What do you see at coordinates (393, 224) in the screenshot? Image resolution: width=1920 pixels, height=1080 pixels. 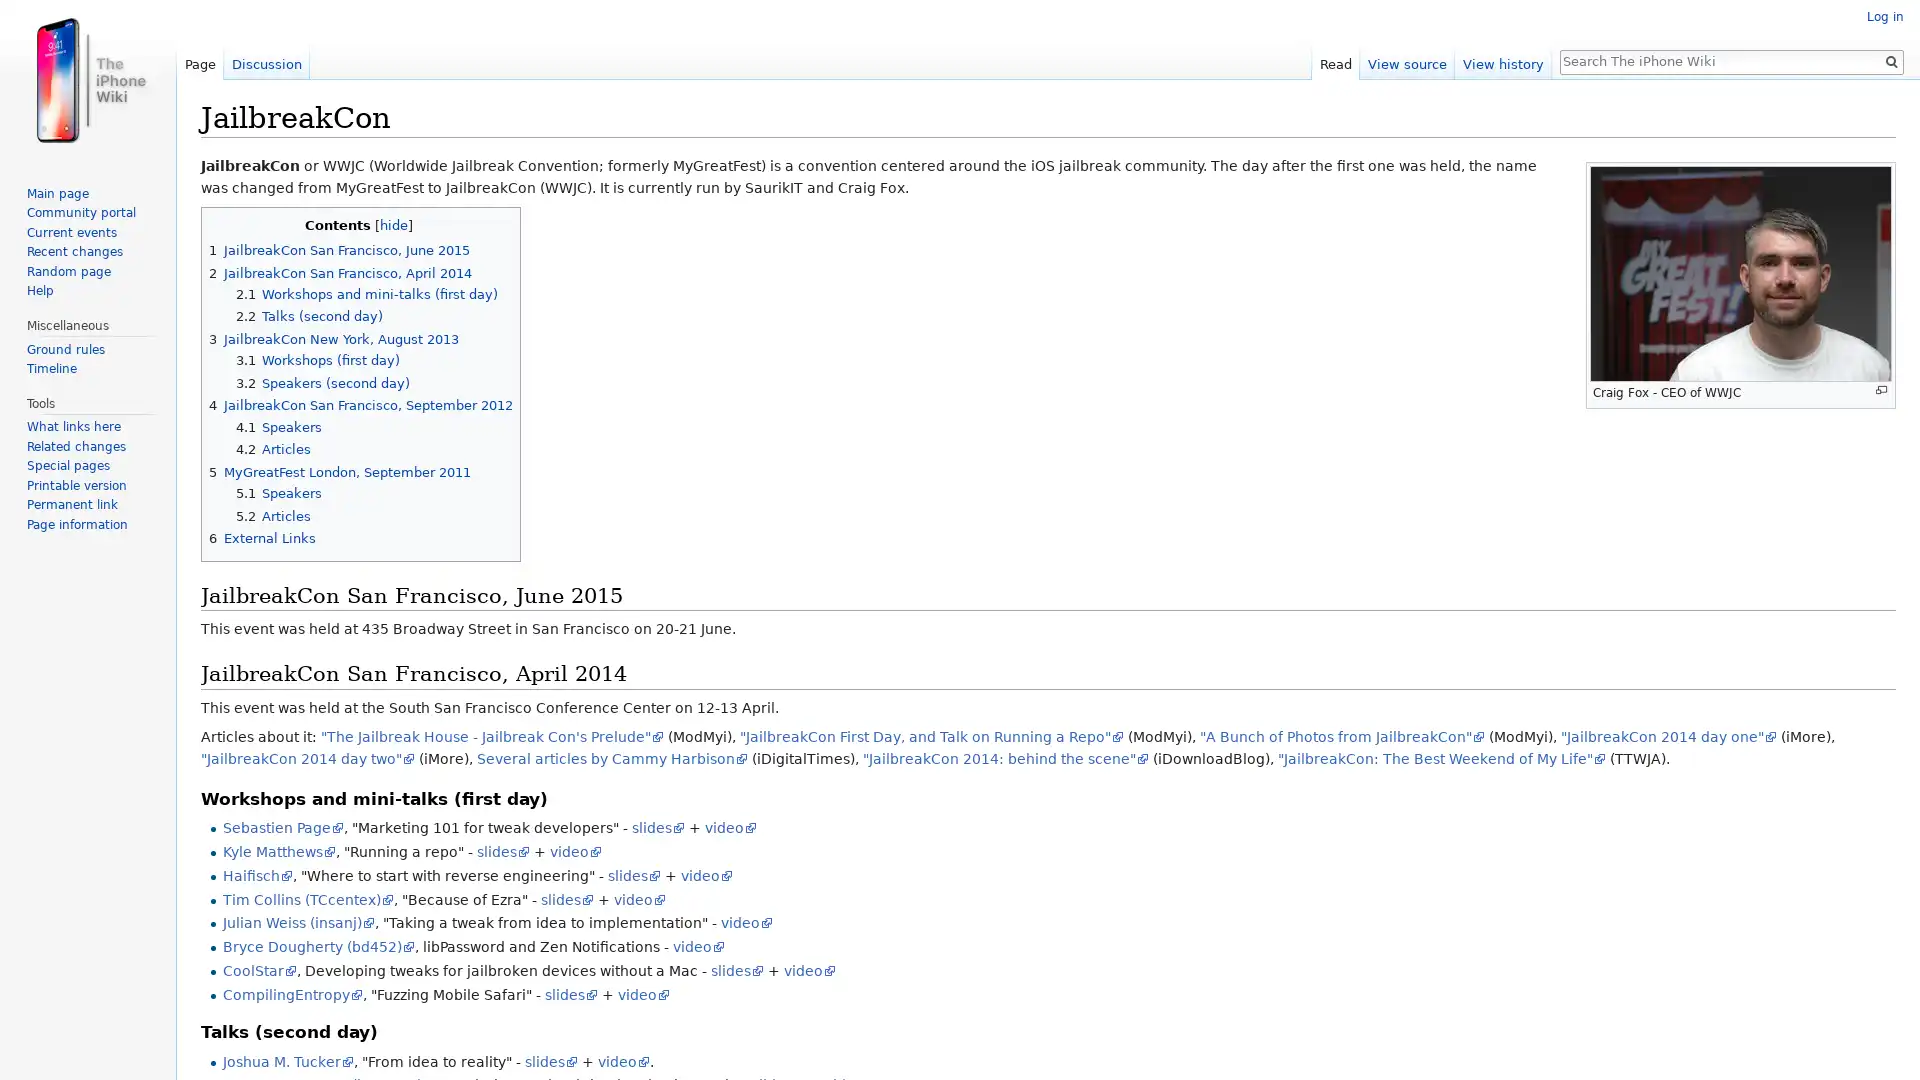 I see `hide` at bounding box center [393, 224].